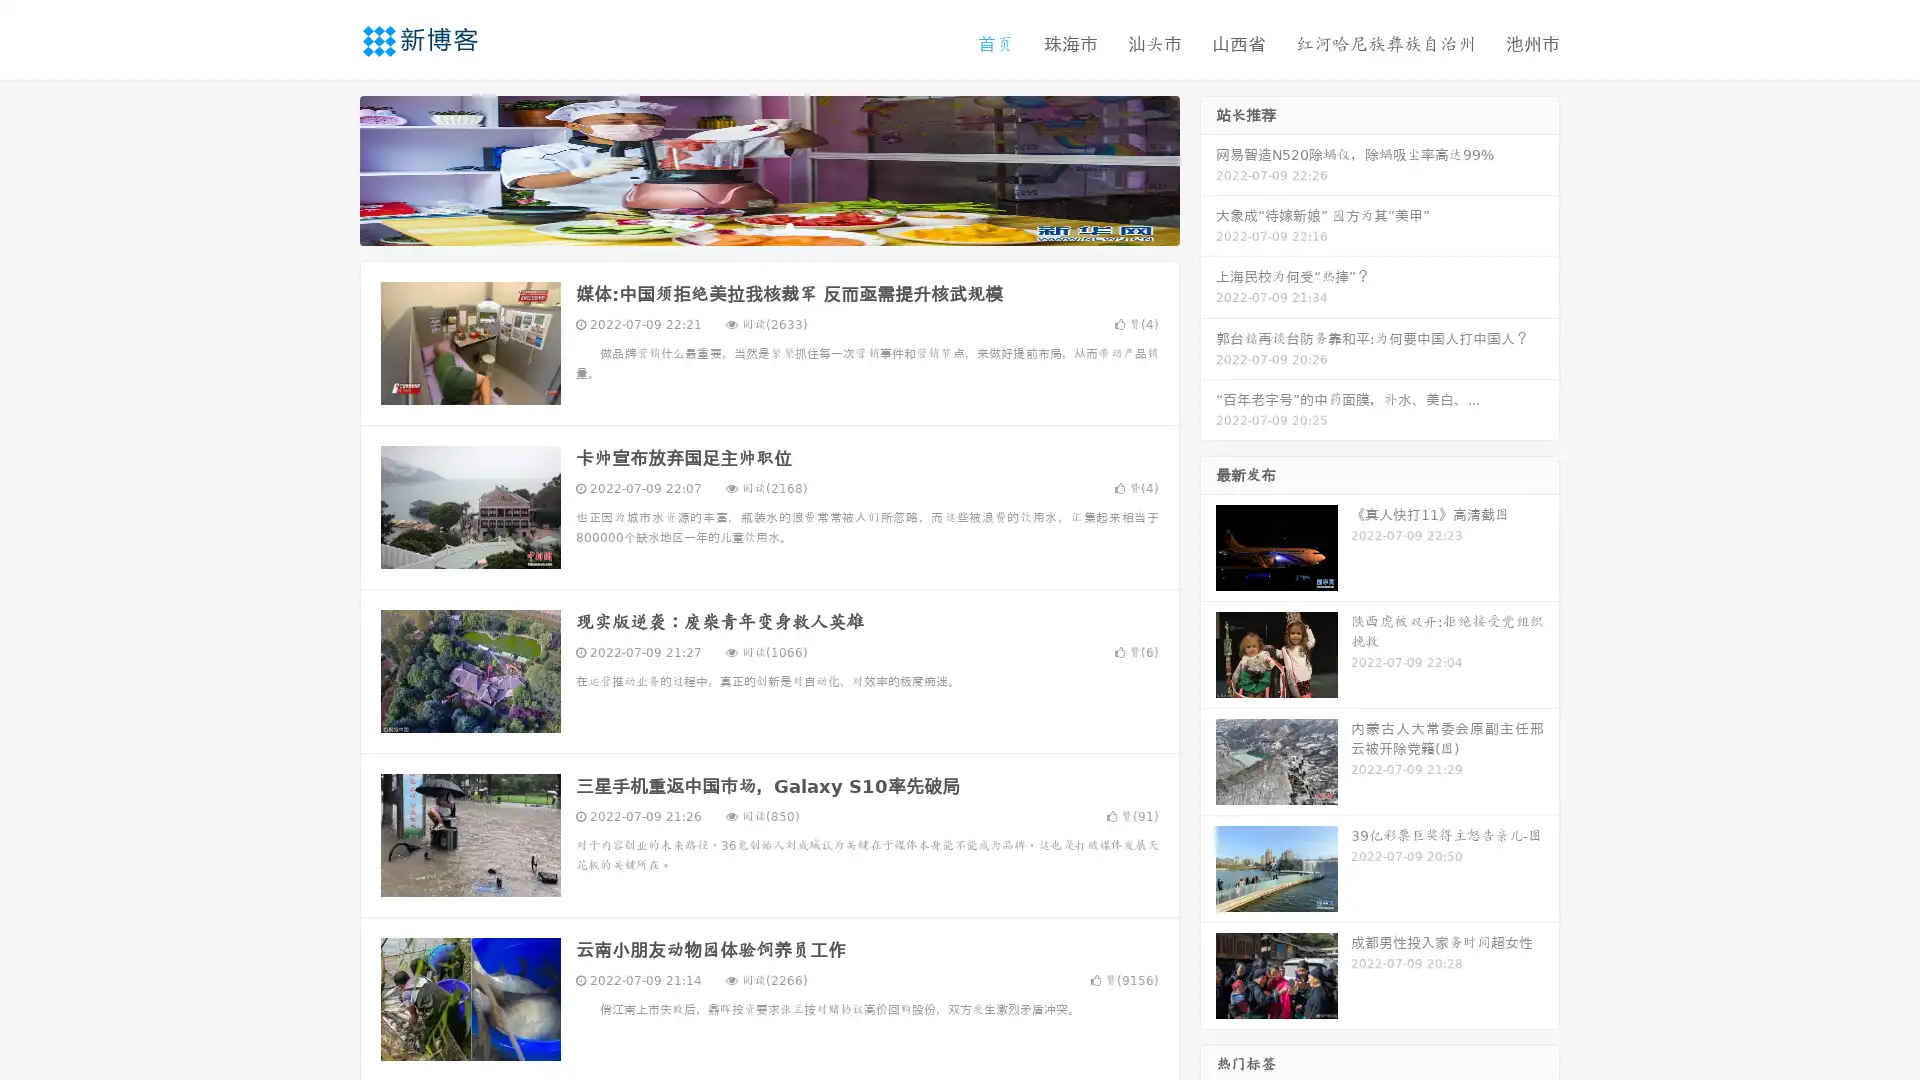 The width and height of the screenshot is (1920, 1080). Describe the element at coordinates (748, 225) in the screenshot. I see `Go to slide 1` at that location.